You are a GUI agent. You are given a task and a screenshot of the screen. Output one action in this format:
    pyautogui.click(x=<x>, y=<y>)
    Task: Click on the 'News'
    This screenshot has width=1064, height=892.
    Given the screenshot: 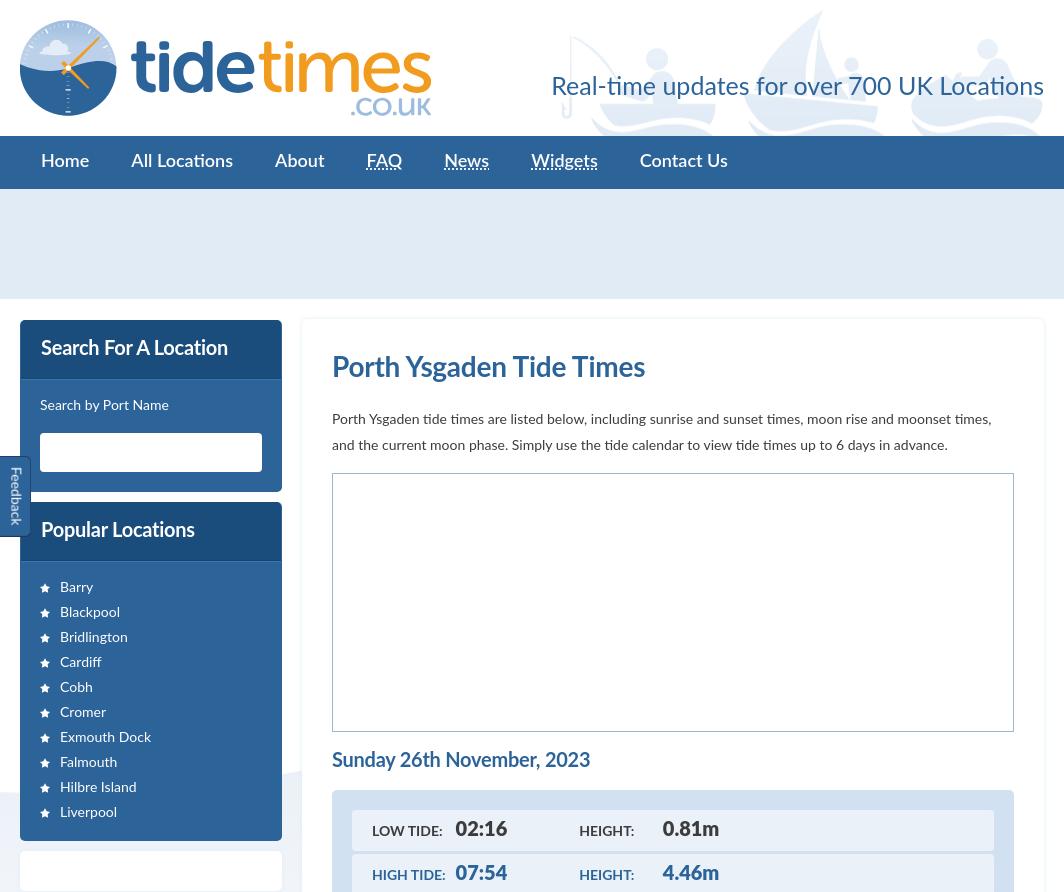 What is the action you would take?
    pyautogui.click(x=444, y=160)
    